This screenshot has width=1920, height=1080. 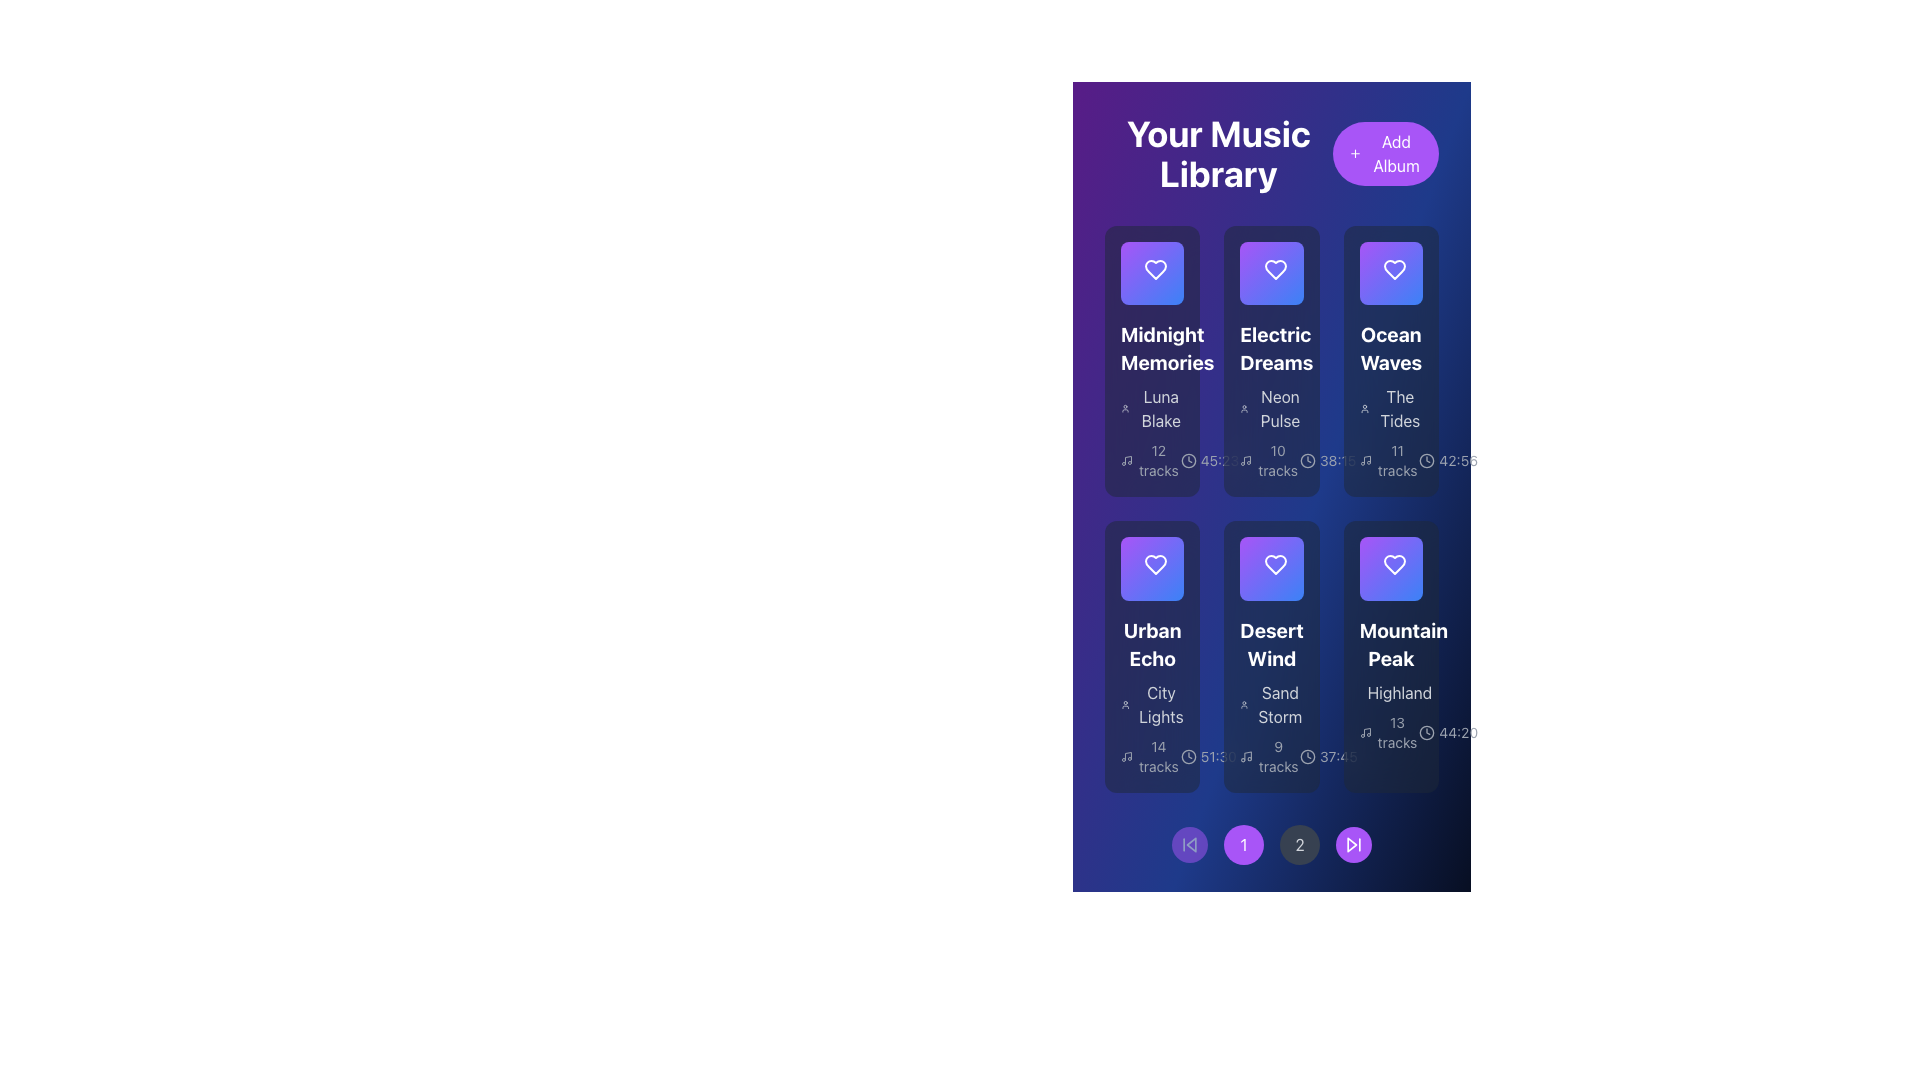 I want to click on the skip-forward button with a purple circular background located at the bottom right of the control panel, so click(x=1353, y=844).